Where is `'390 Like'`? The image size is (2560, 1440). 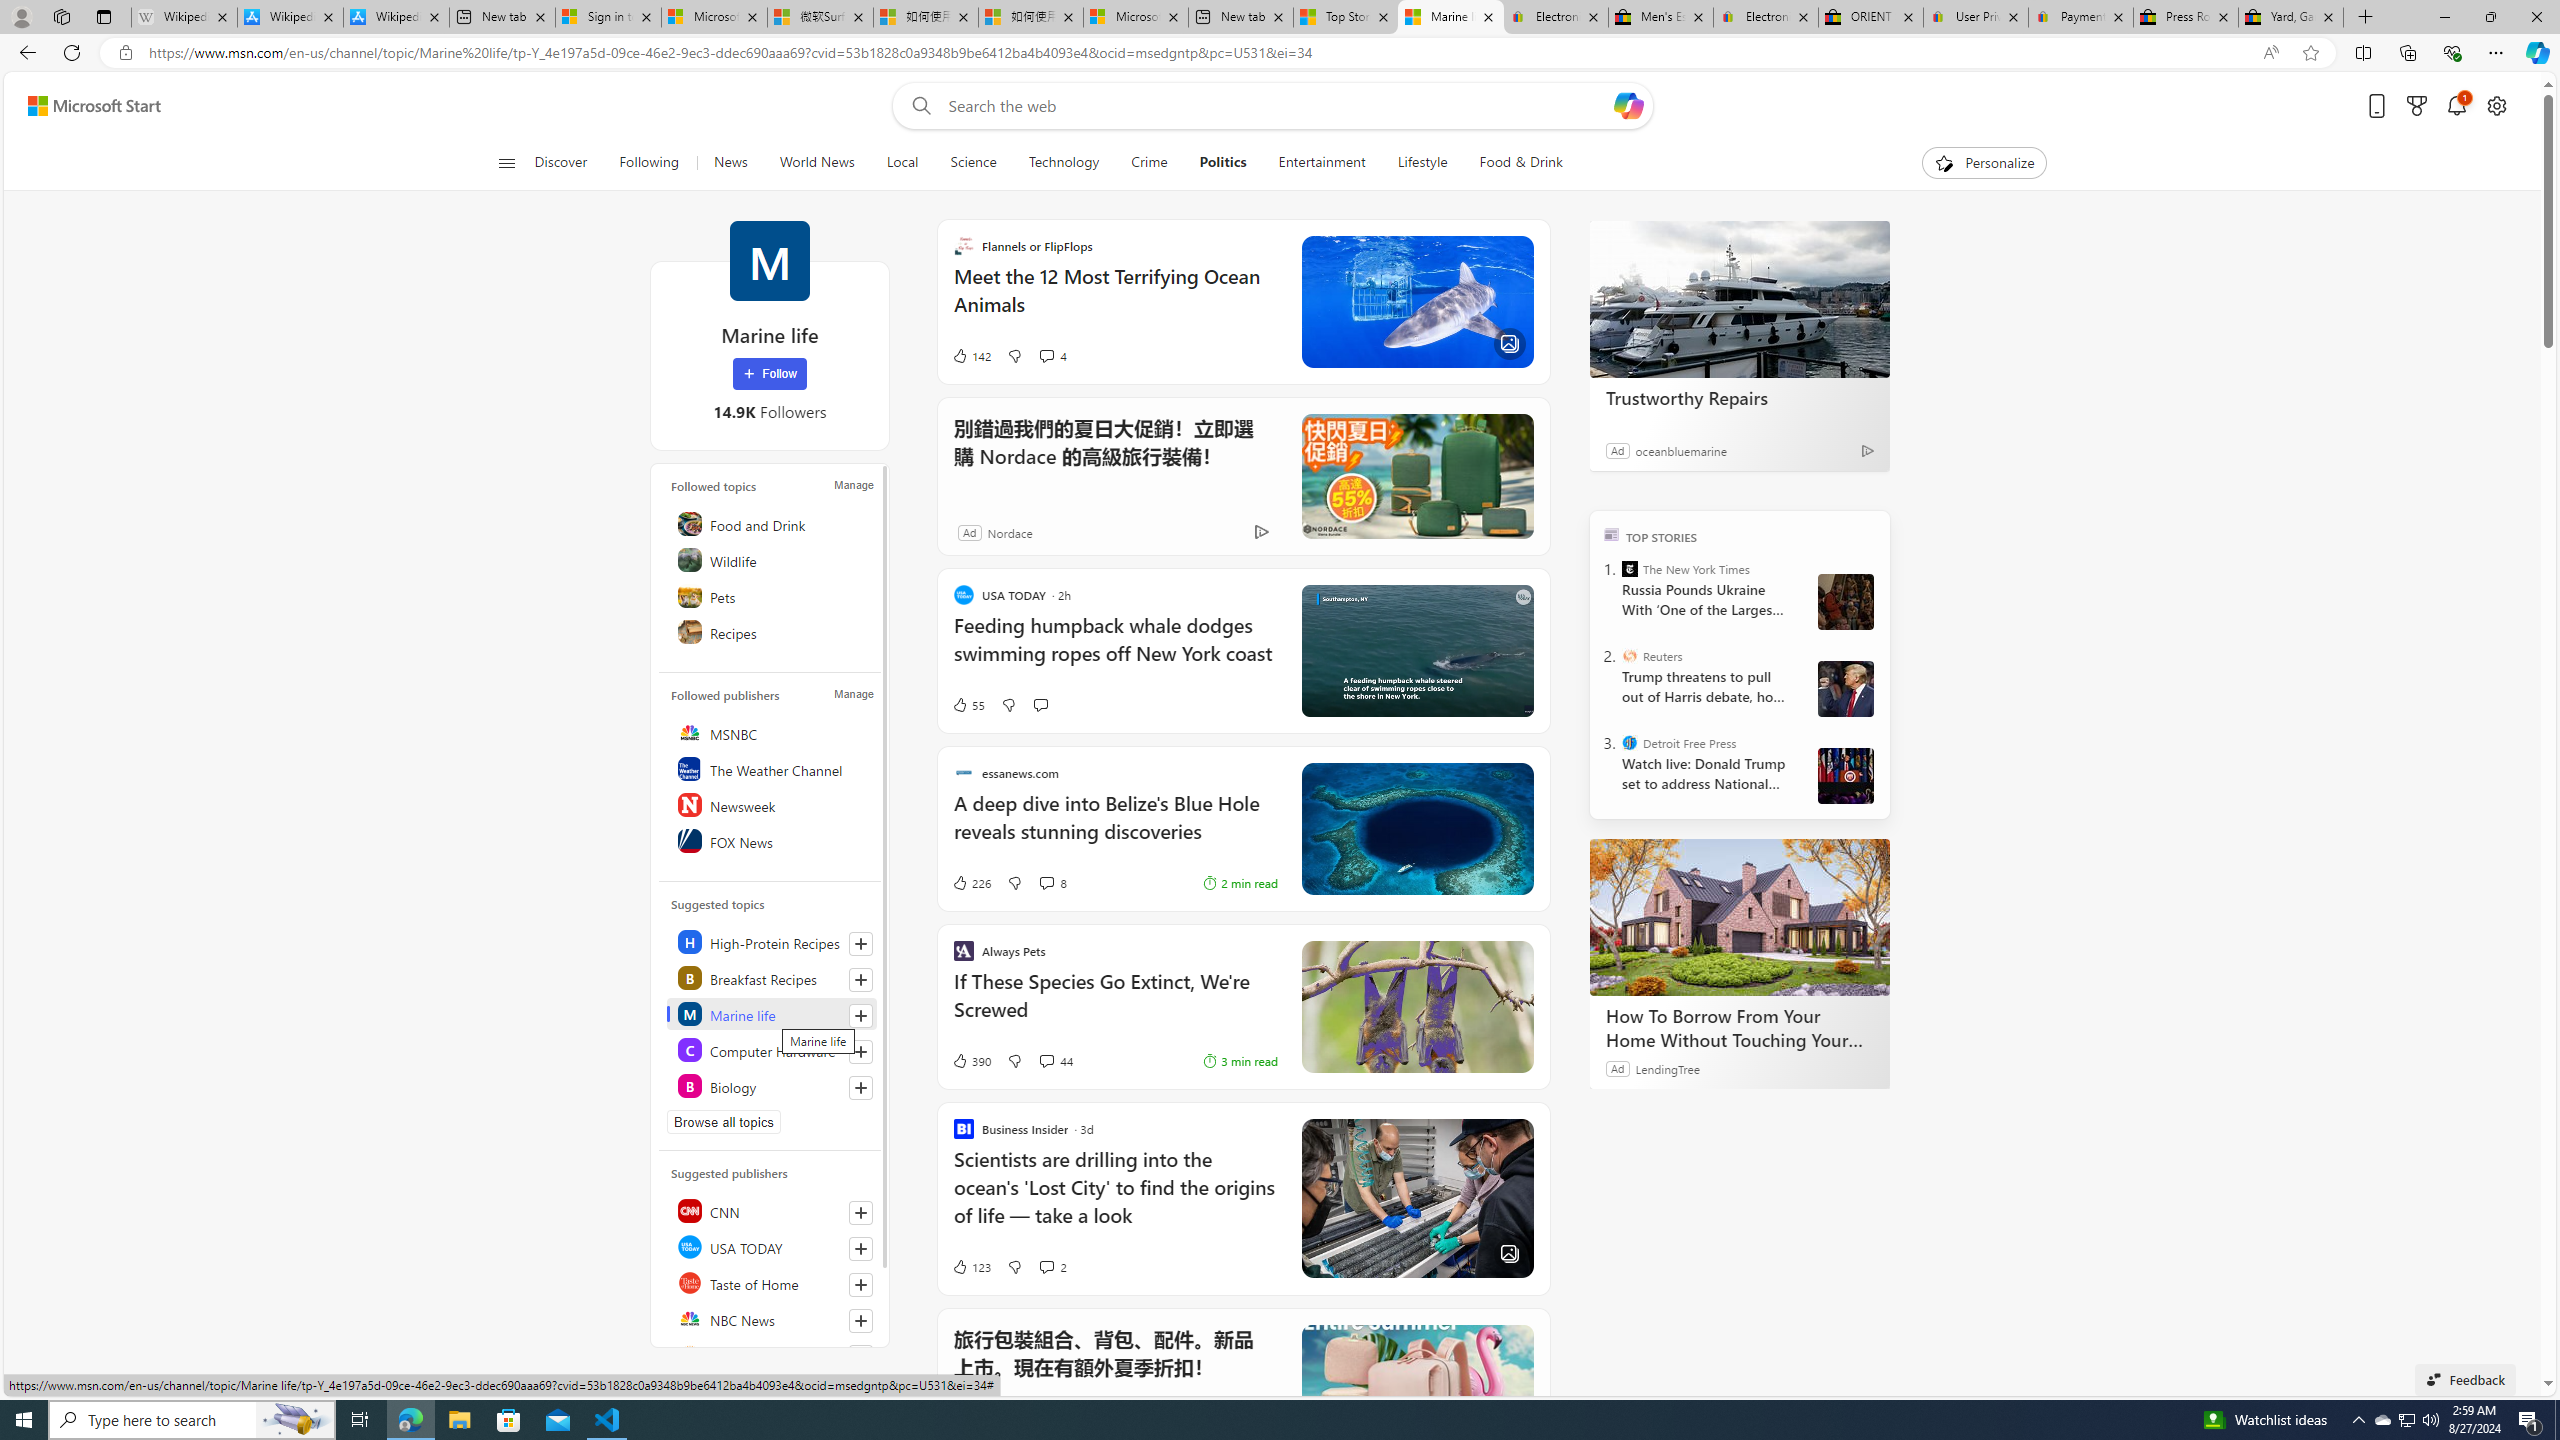
'390 Like' is located at coordinates (970, 1060).